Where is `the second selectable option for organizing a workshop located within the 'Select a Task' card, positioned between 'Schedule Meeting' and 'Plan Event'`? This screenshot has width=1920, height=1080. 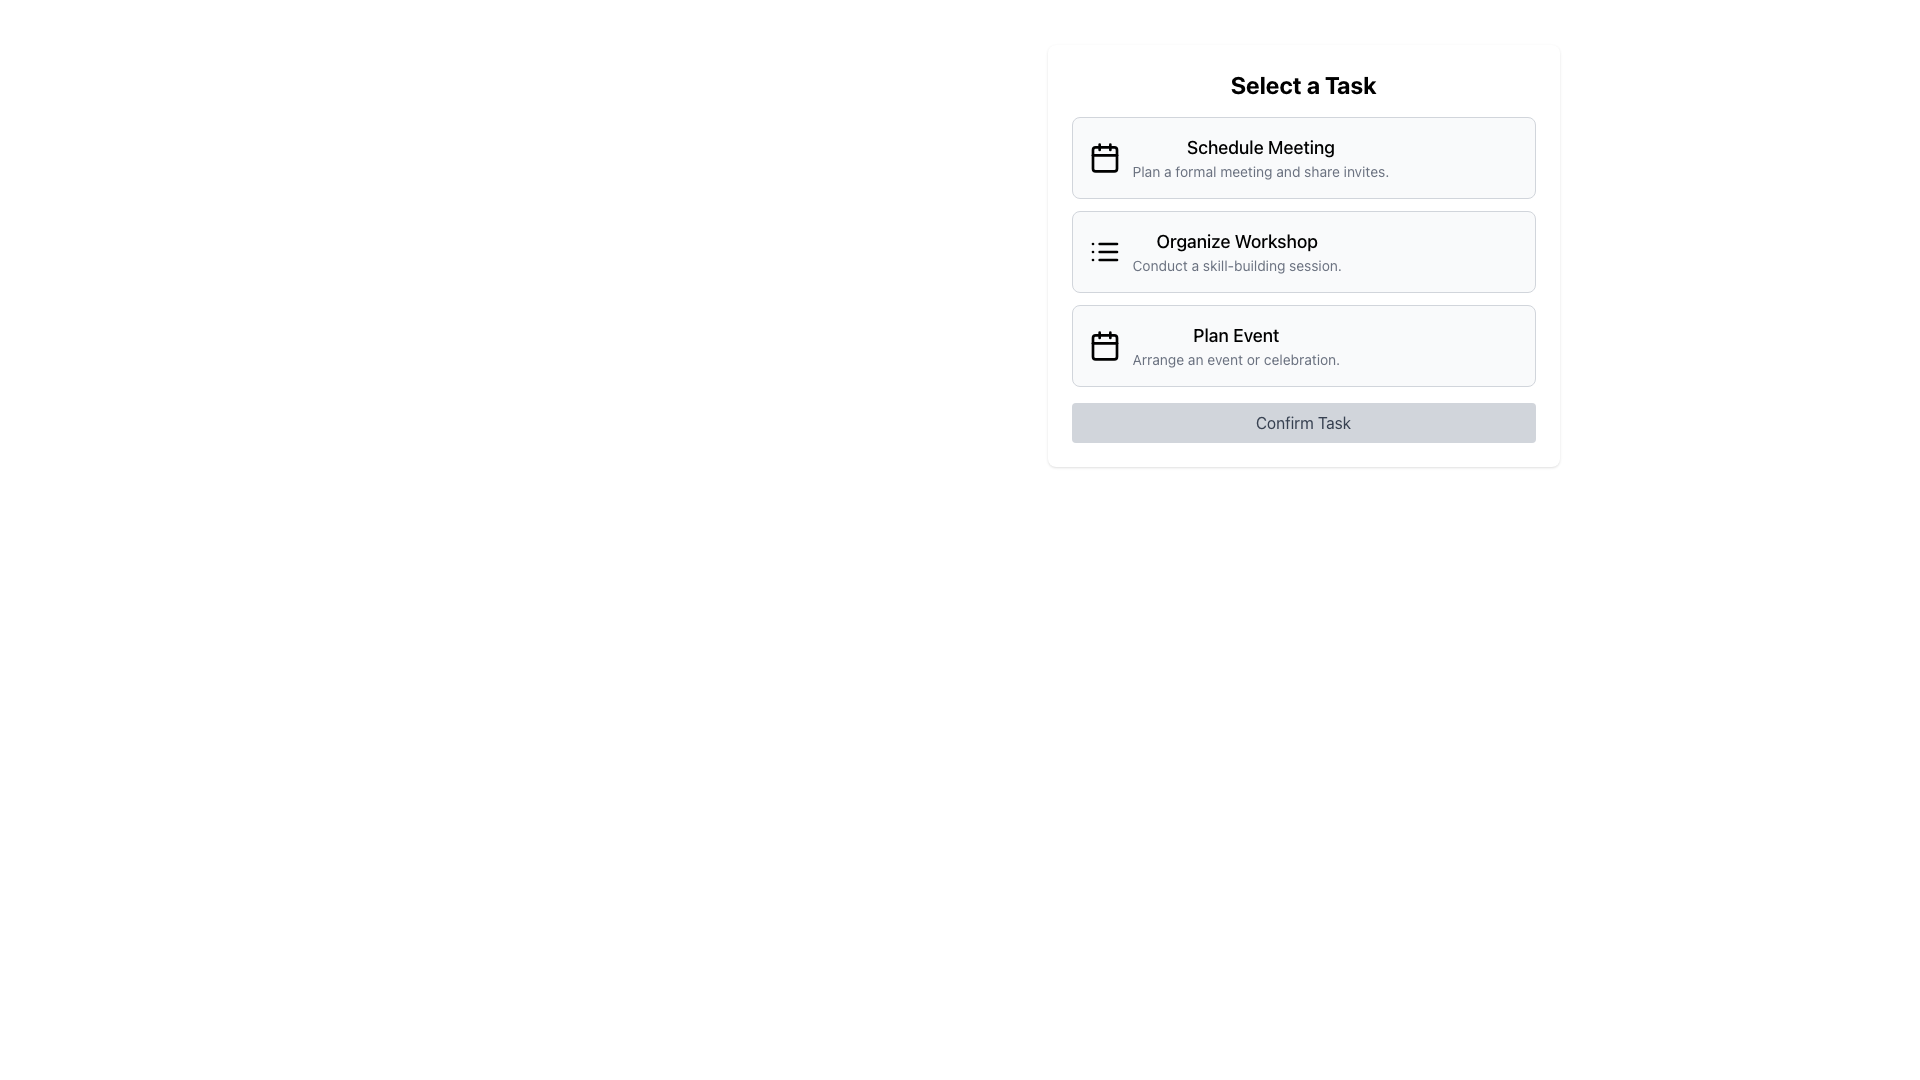
the second selectable option for organizing a workshop located within the 'Select a Task' card, positioned between 'Schedule Meeting' and 'Plan Event' is located at coordinates (1303, 254).